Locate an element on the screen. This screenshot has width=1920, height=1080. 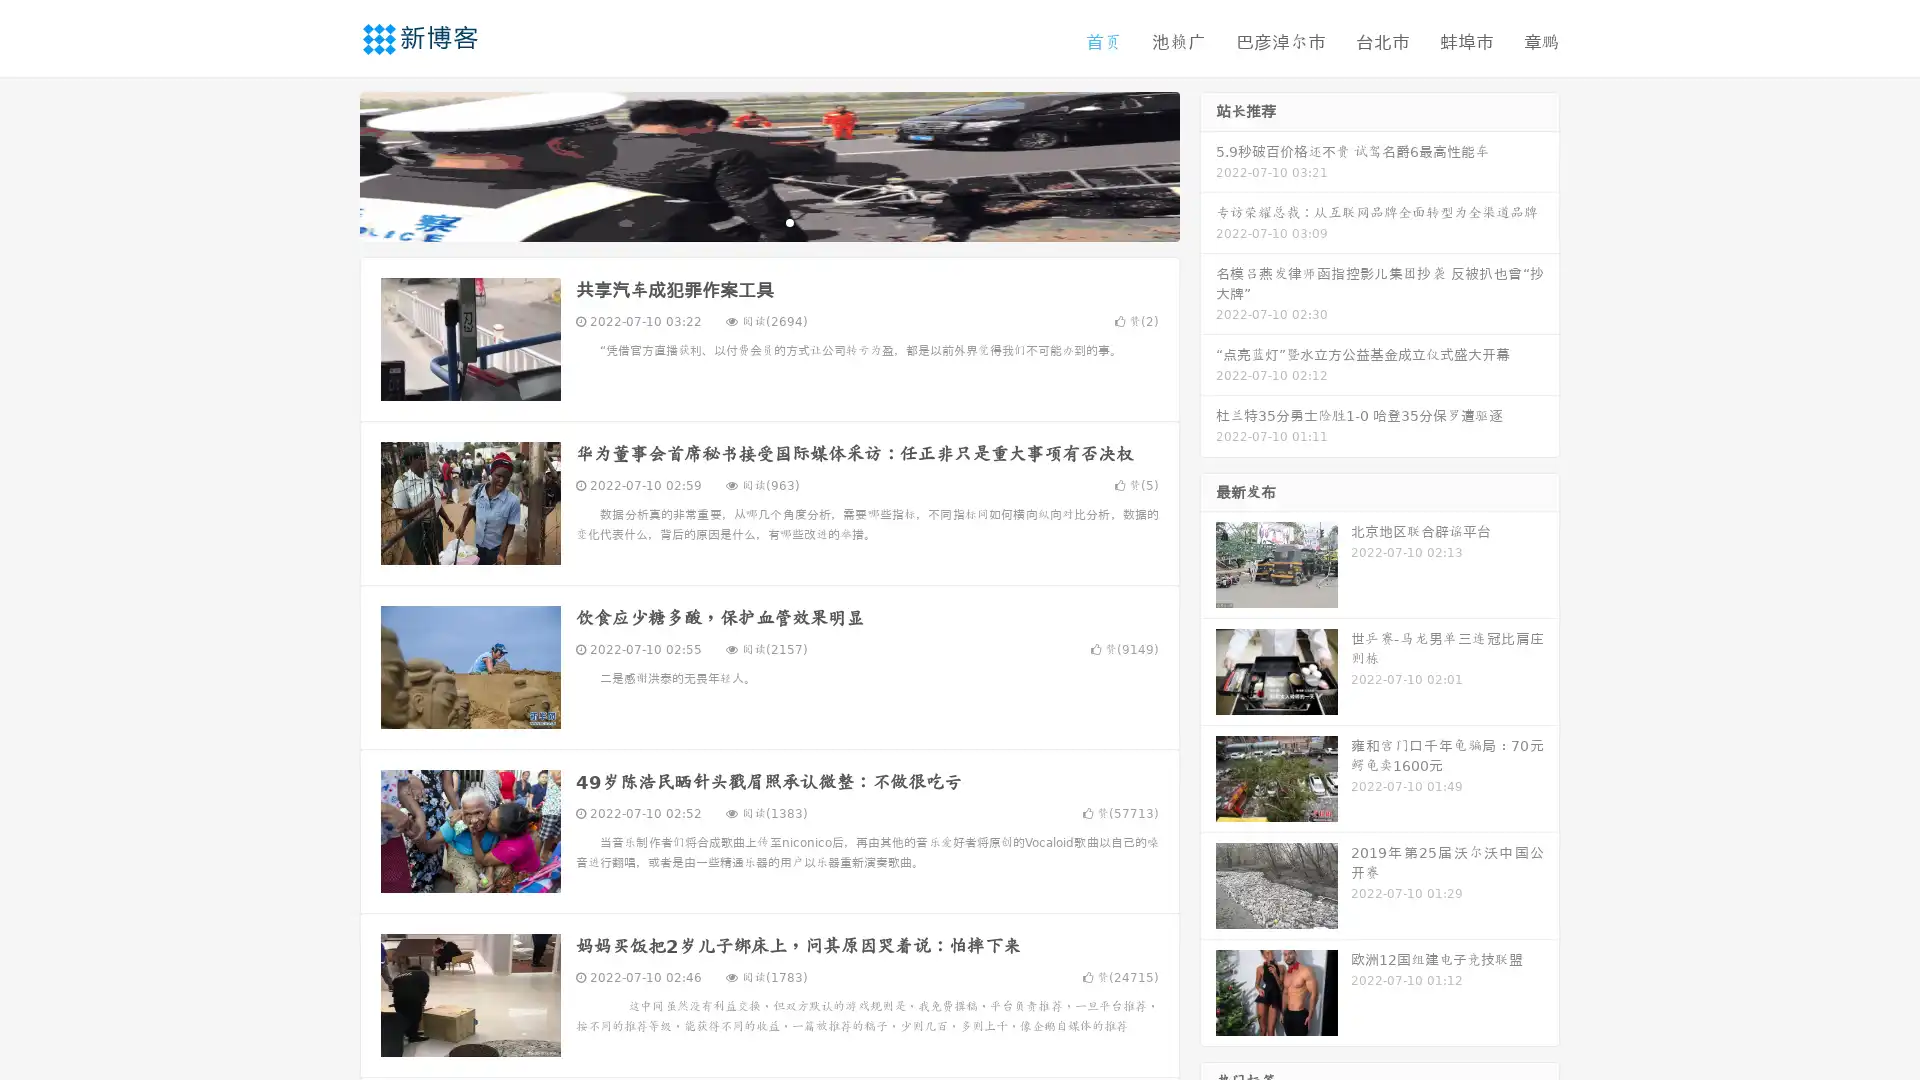
Go to slide 2 is located at coordinates (768, 225).